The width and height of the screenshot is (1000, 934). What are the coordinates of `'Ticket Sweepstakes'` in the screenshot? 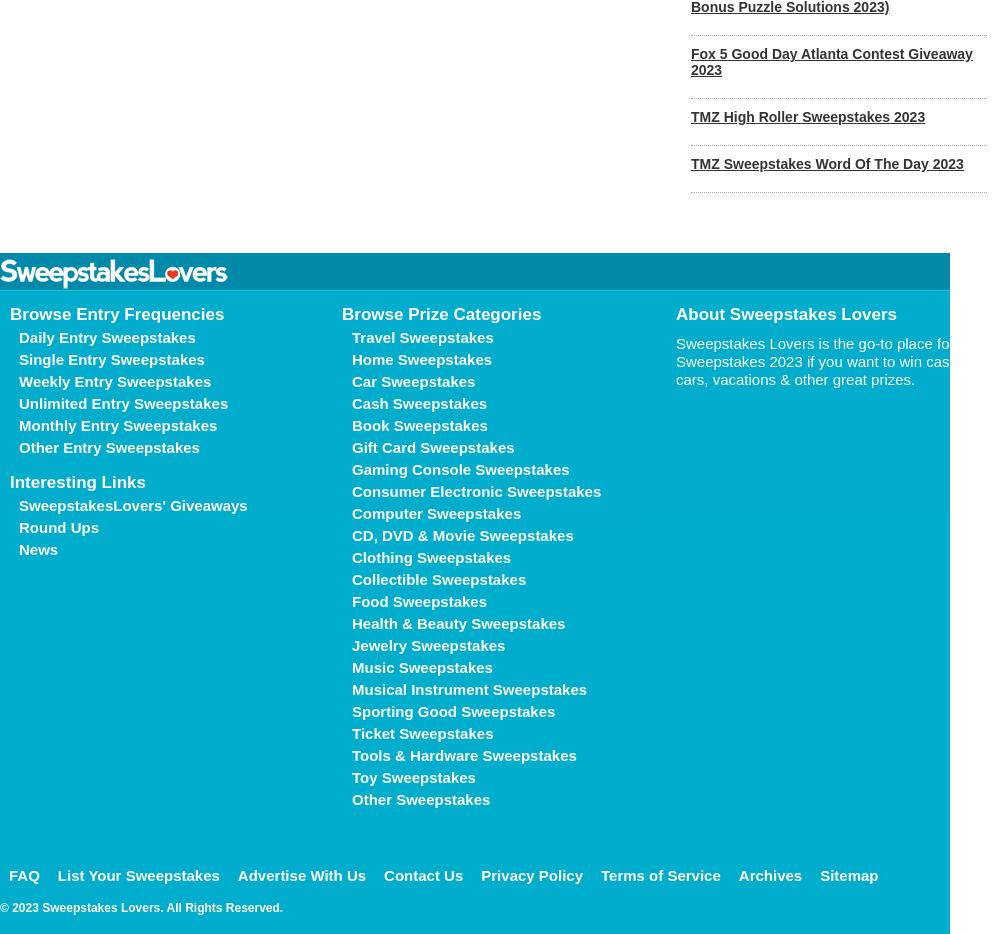 It's located at (422, 733).